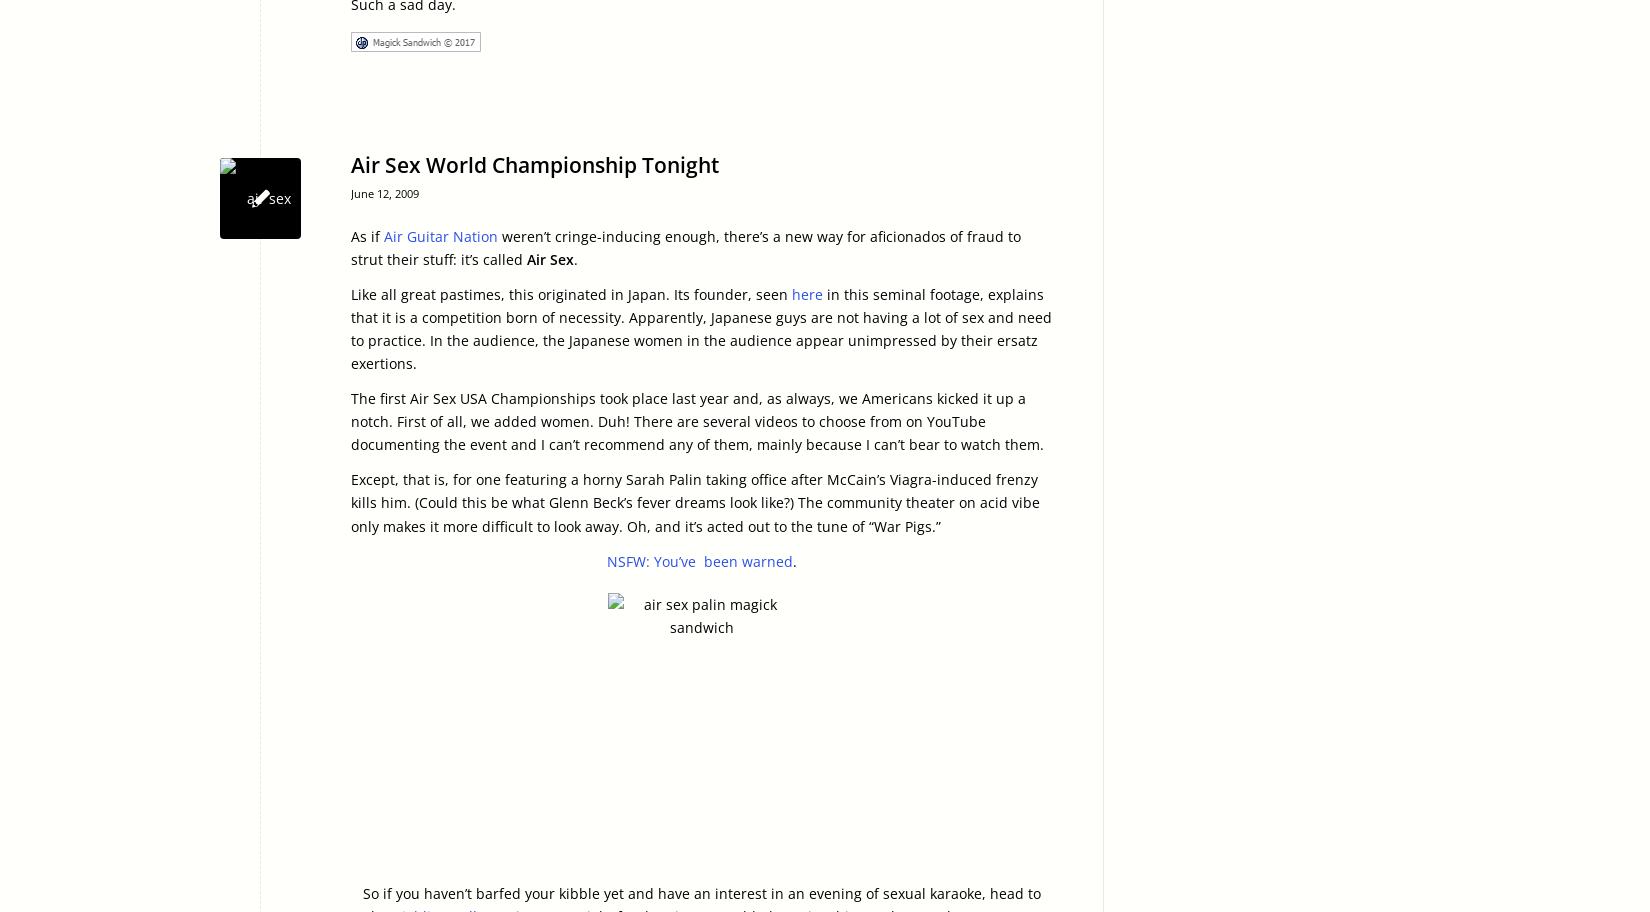 Image resolution: width=1650 pixels, height=912 pixels. I want to click on 'weren’t cringe-inducing enough, there’s a new way for aficionados of fraud to strut their stuff: it’s called', so click(685, 246).